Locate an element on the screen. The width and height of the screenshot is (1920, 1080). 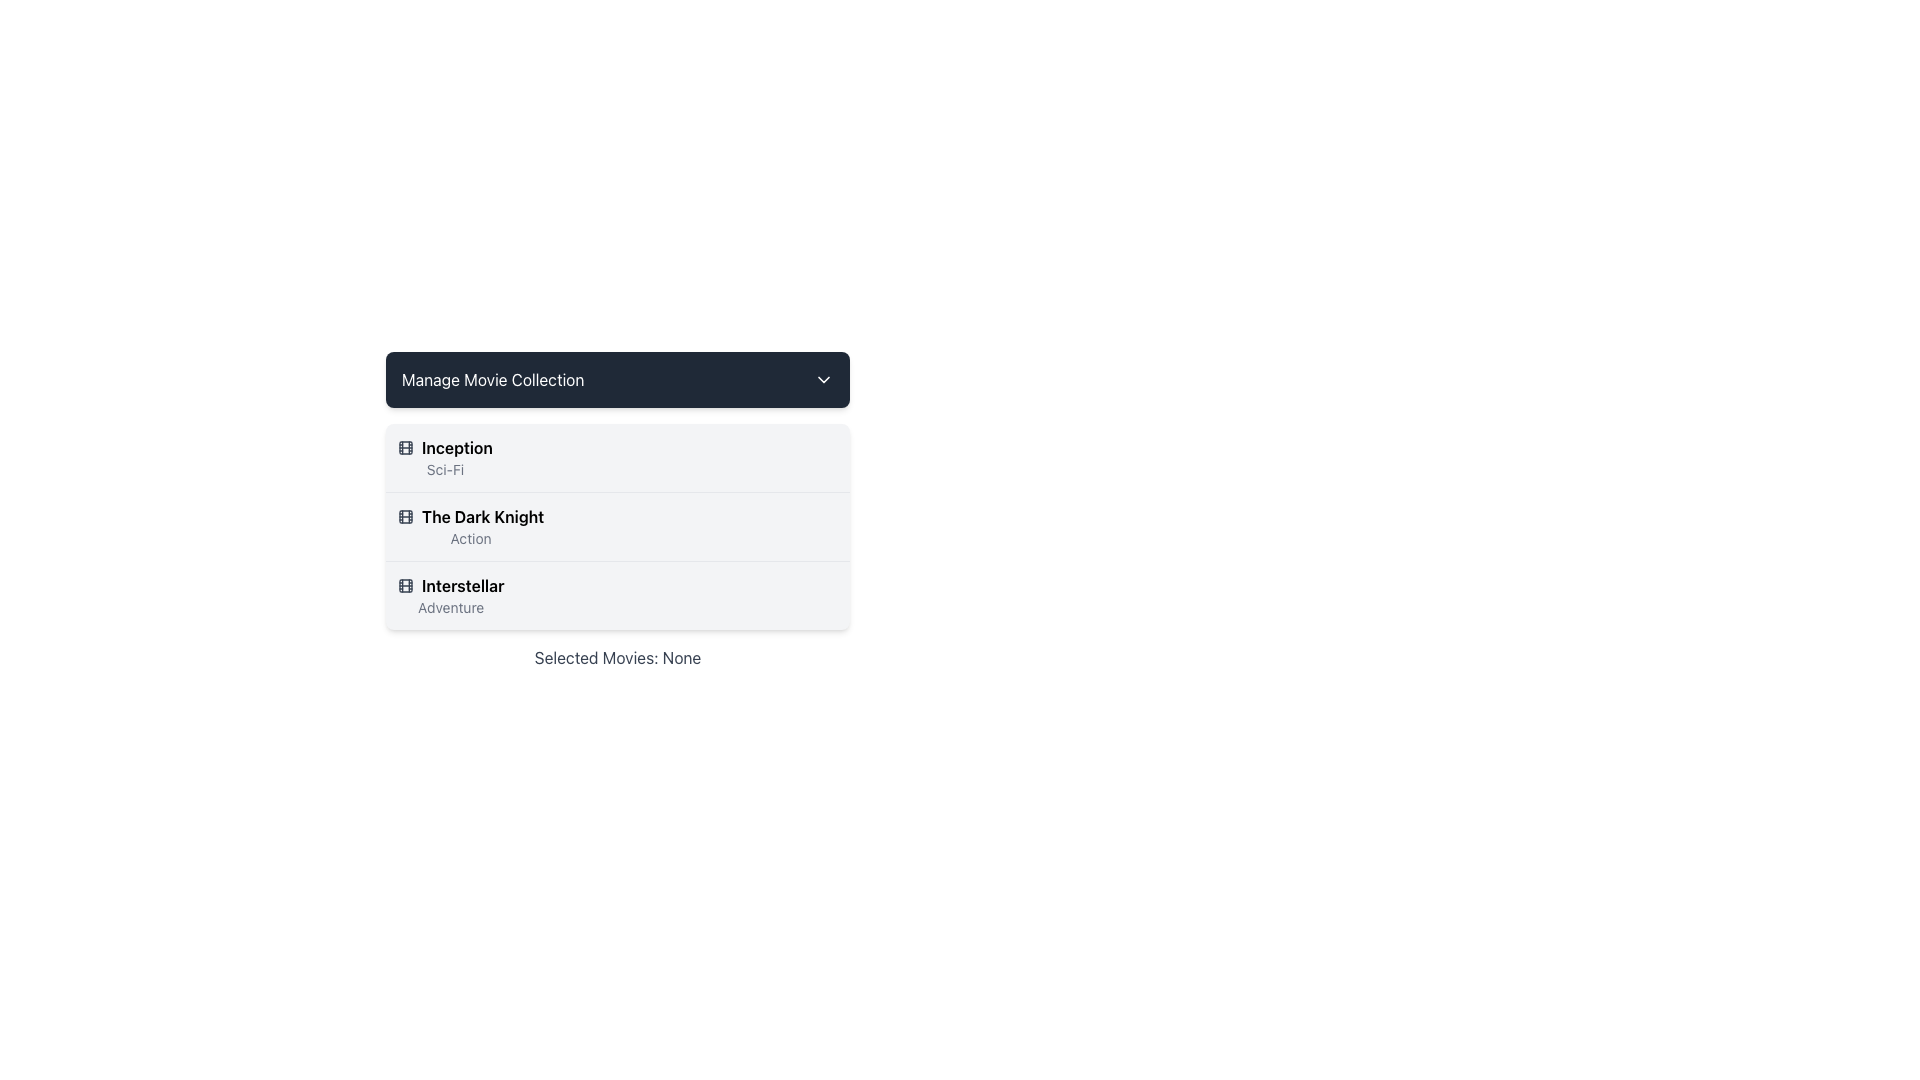
text from the movie entry label displaying 'Interstellar' and its genre 'Adventure', which is the third element in a vertical list is located at coordinates (450, 595).